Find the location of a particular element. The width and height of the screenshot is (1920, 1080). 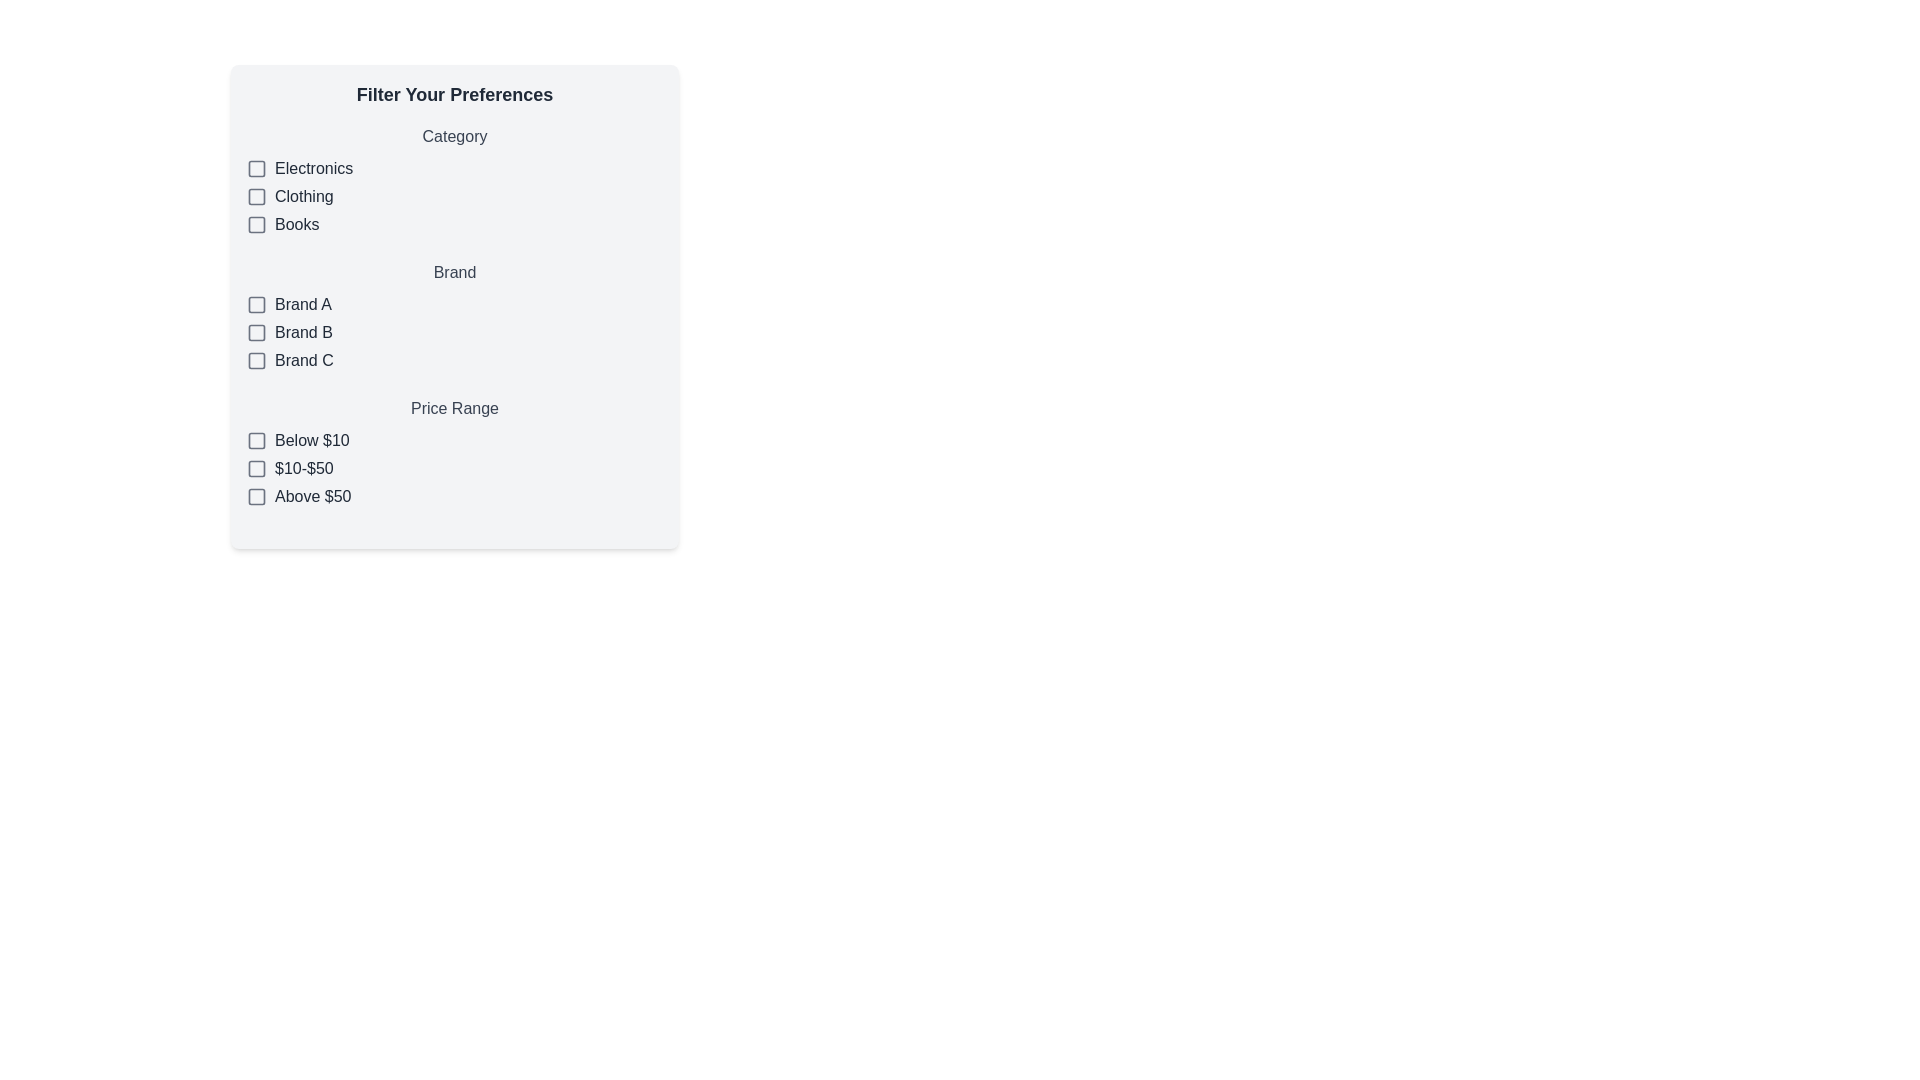

the third checkbox in the 'Price Range' section of the filter menu is located at coordinates (454, 496).